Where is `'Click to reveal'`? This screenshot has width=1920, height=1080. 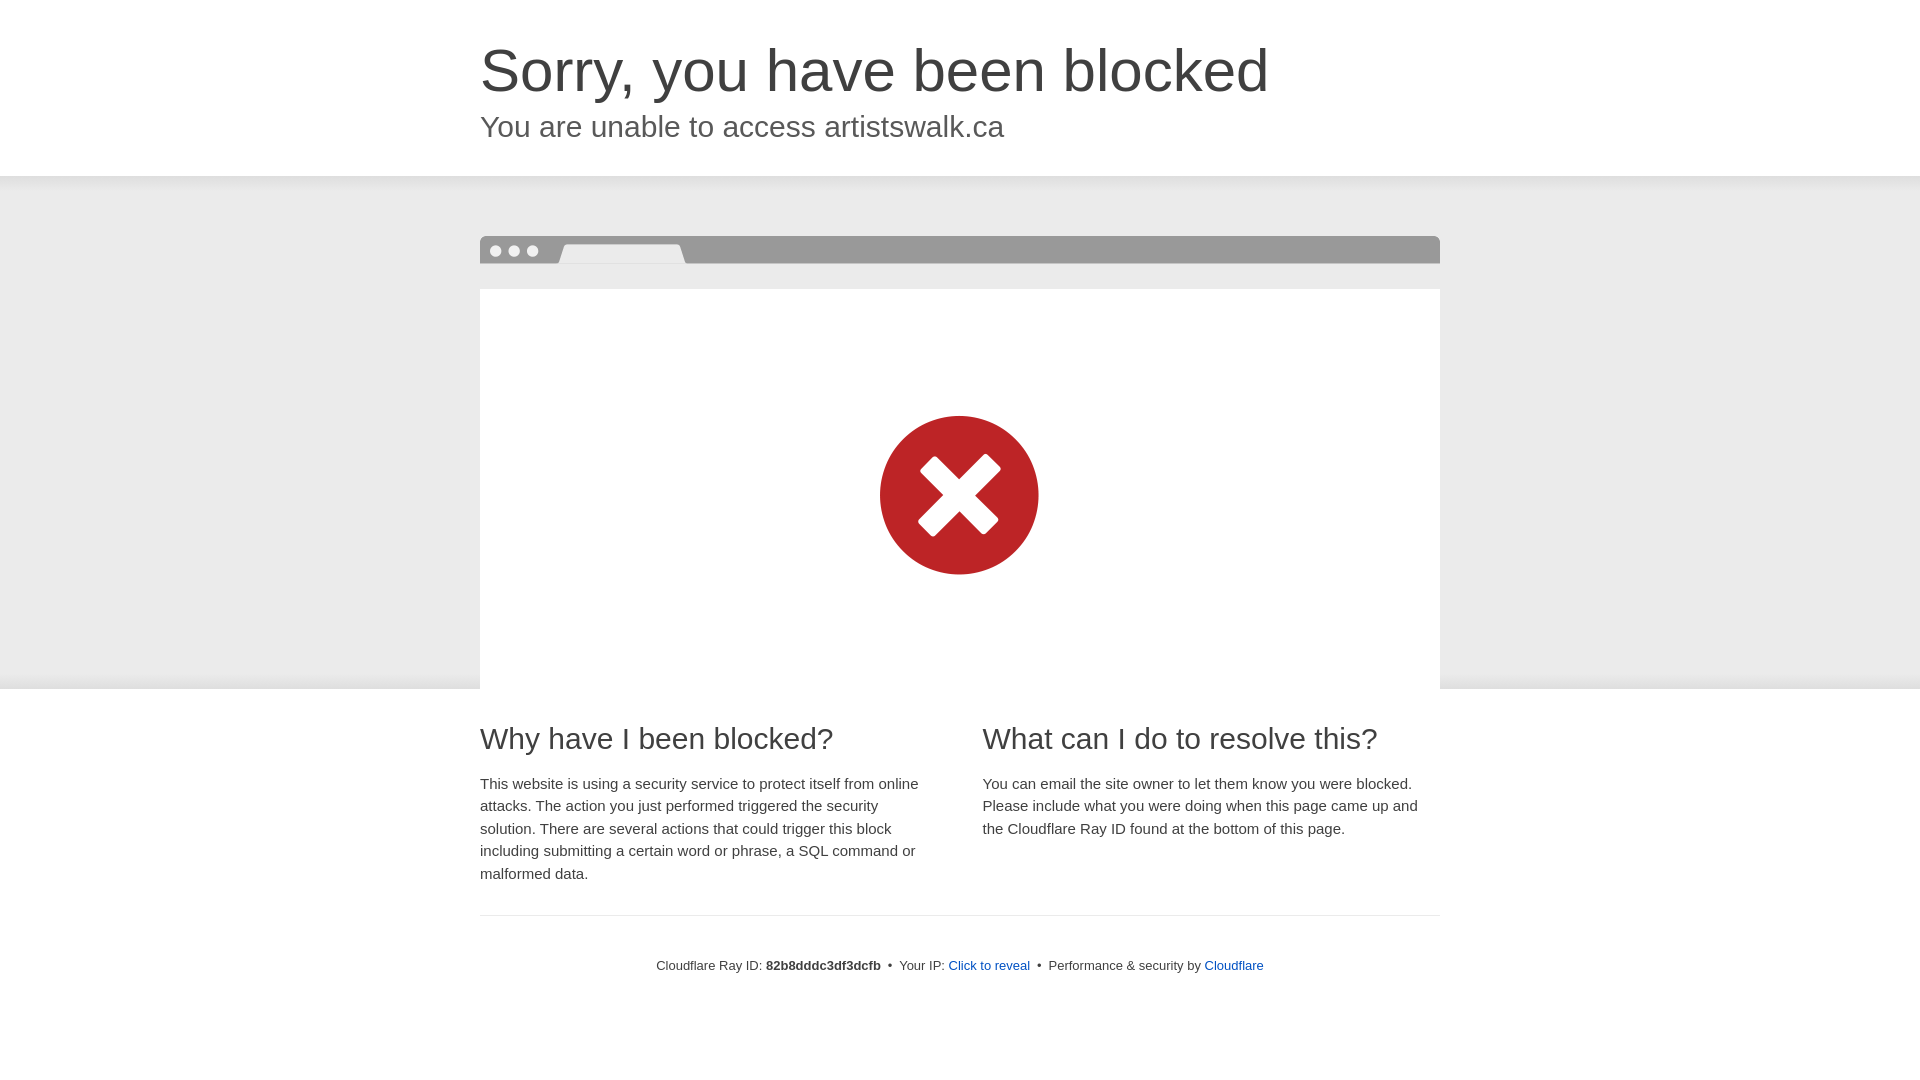
'Click to reveal' is located at coordinates (989, 964).